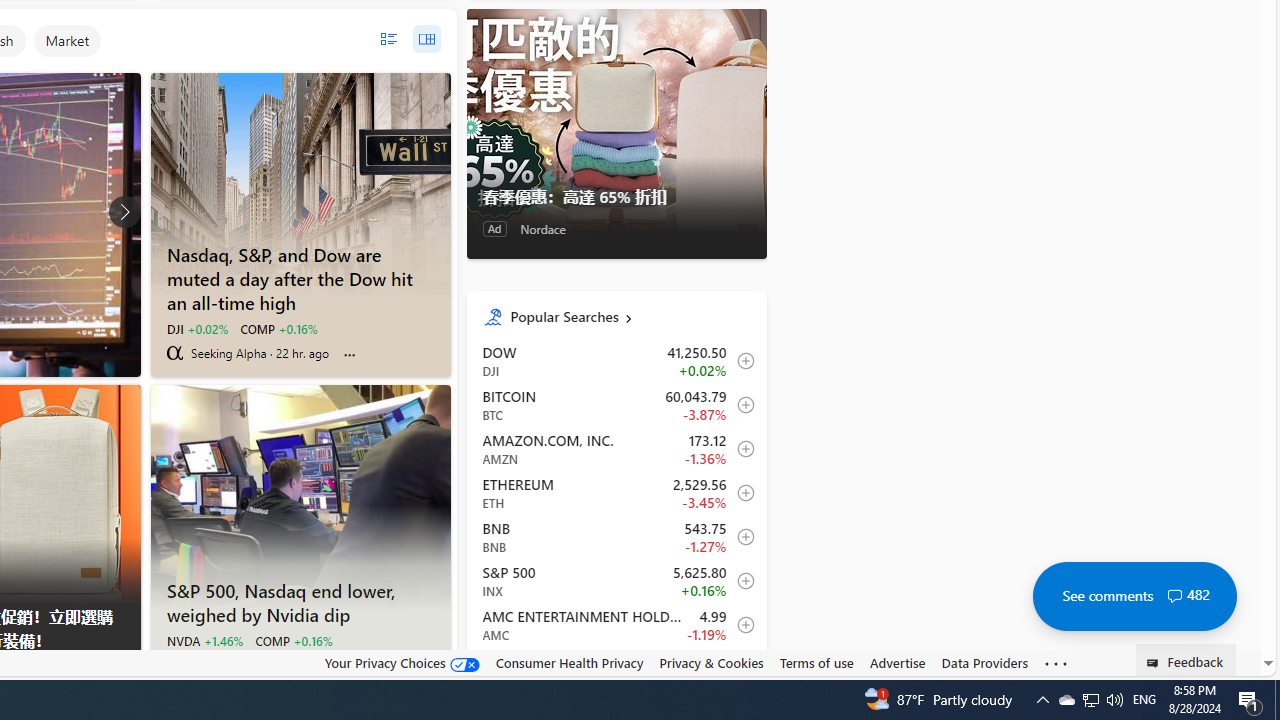 Image resolution: width=1280 pixels, height=720 pixels. What do you see at coordinates (388, 39) in the screenshot?
I see `'list layout'` at bounding box center [388, 39].